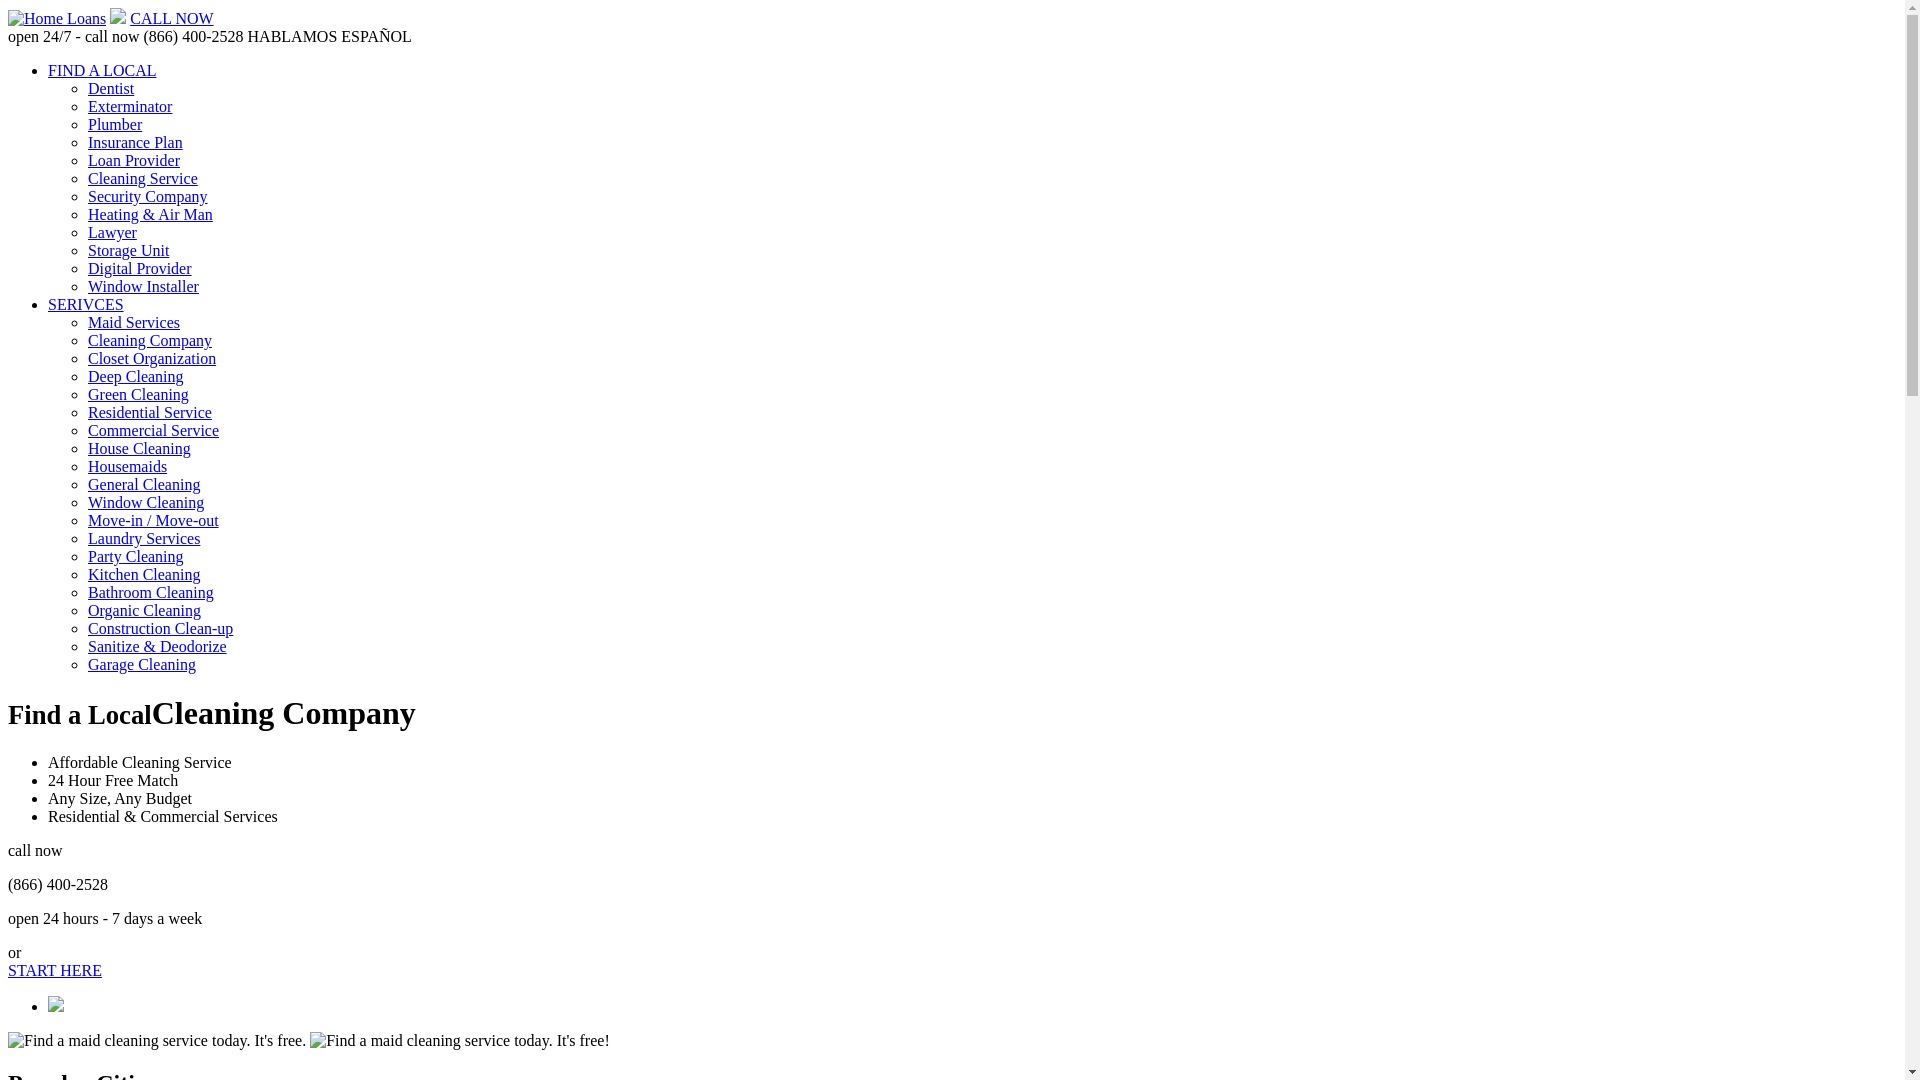  Describe the element at coordinates (137, 394) in the screenshot. I see `'Green Cleaning'` at that location.